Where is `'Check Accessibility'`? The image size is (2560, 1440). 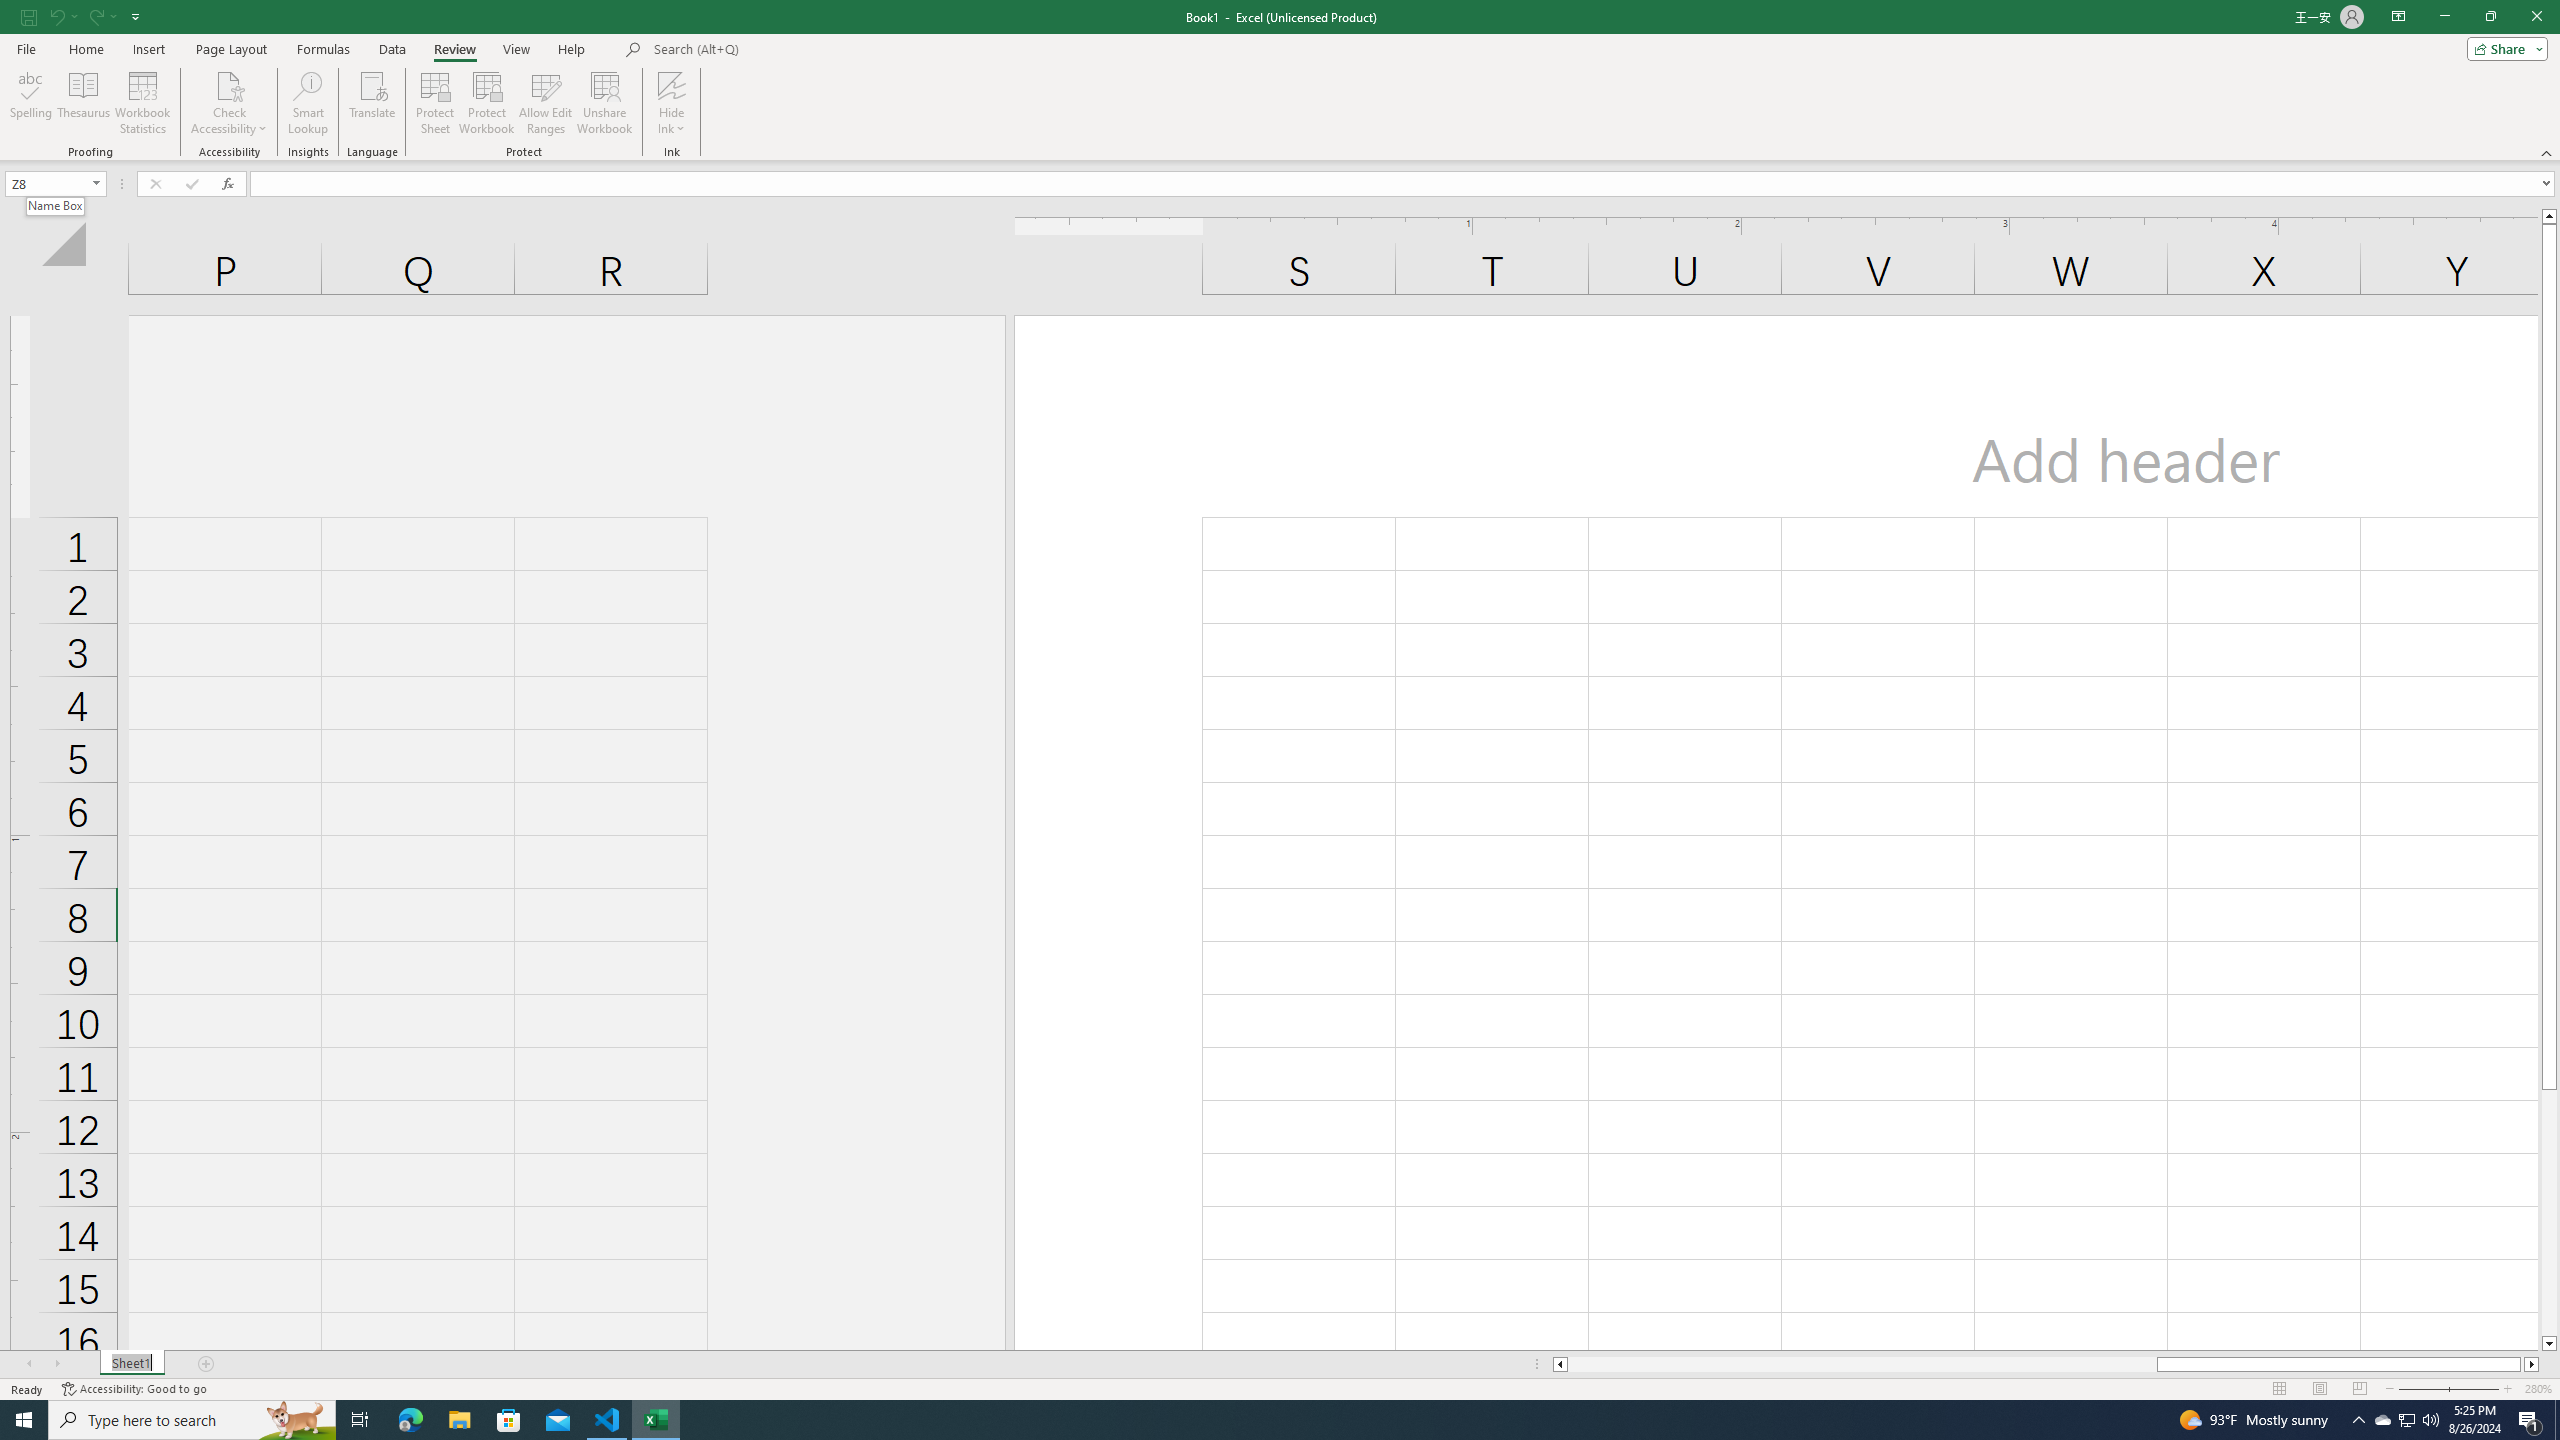 'Check Accessibility' is located at coordinates (228, 84).